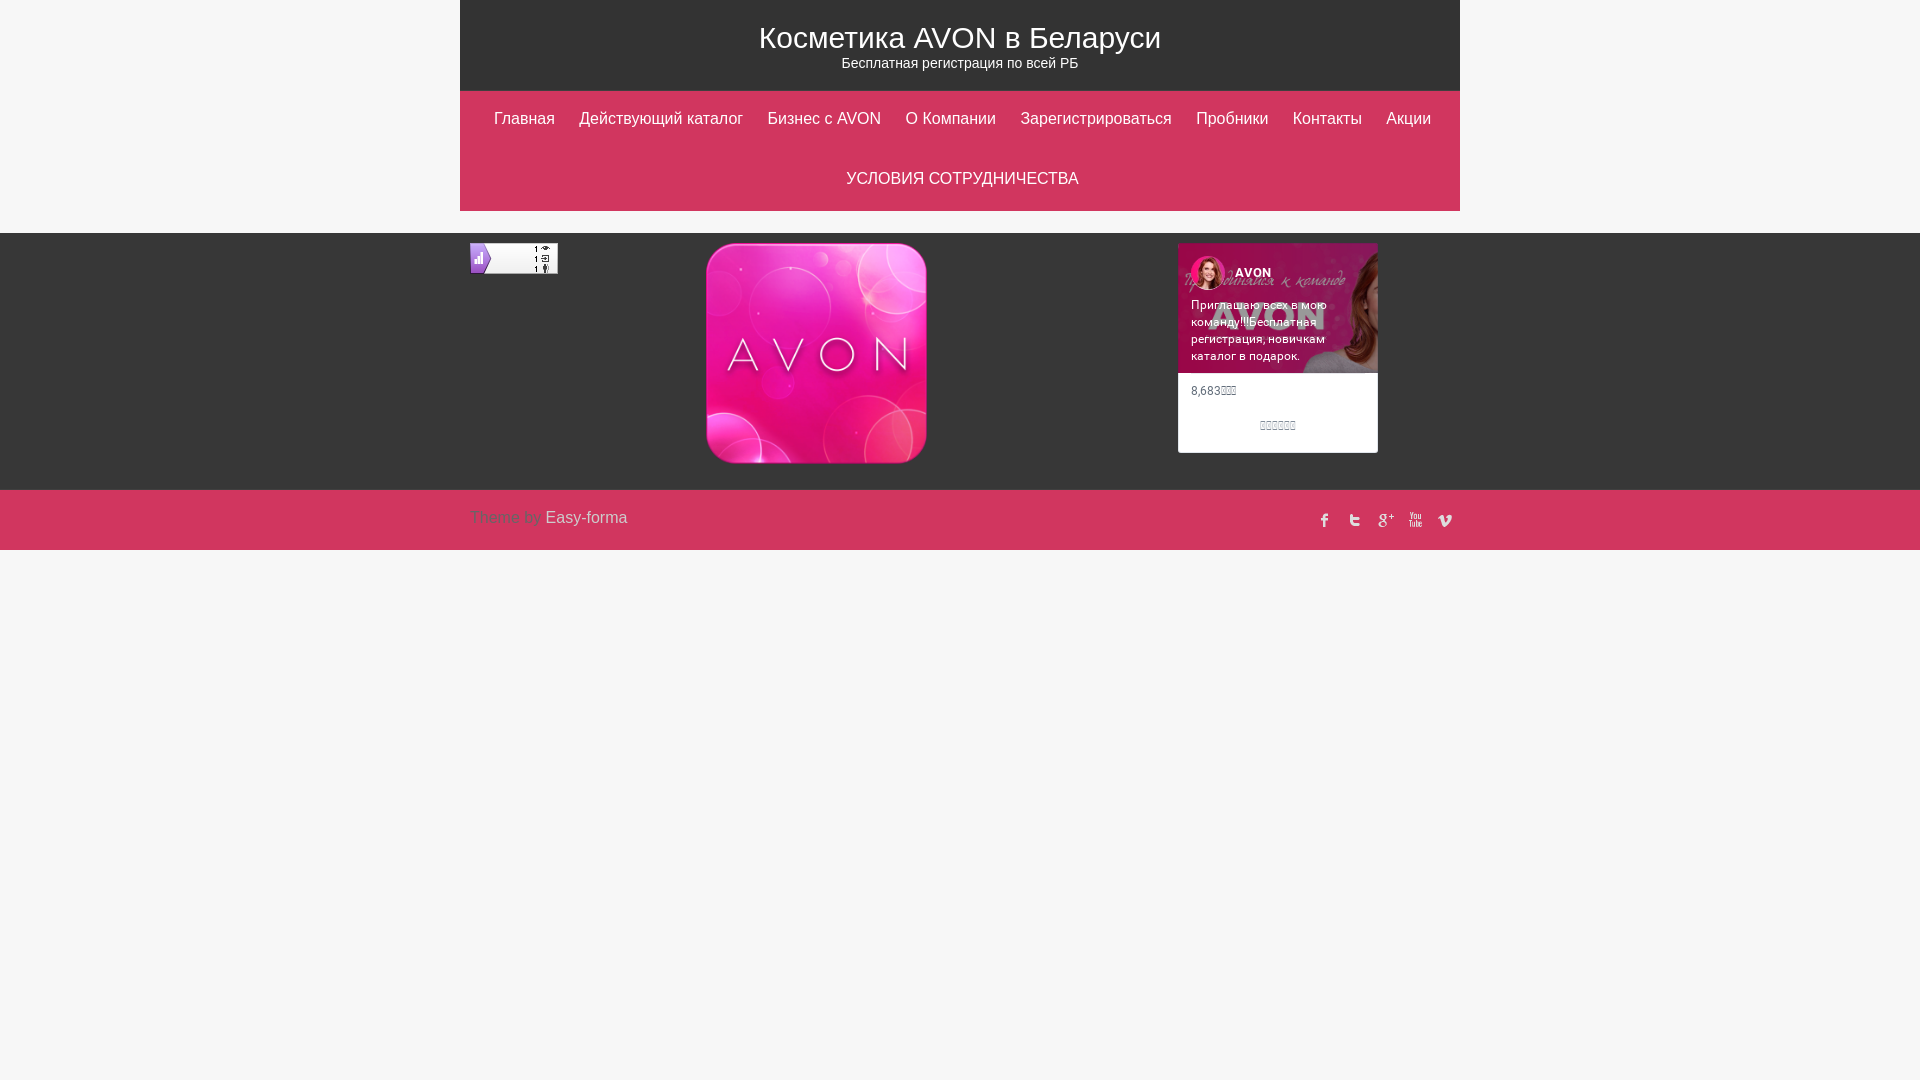 The height and width of the screenshot is (1080, 1920). I want to click on 'Easy-forma', so click(585, 516).